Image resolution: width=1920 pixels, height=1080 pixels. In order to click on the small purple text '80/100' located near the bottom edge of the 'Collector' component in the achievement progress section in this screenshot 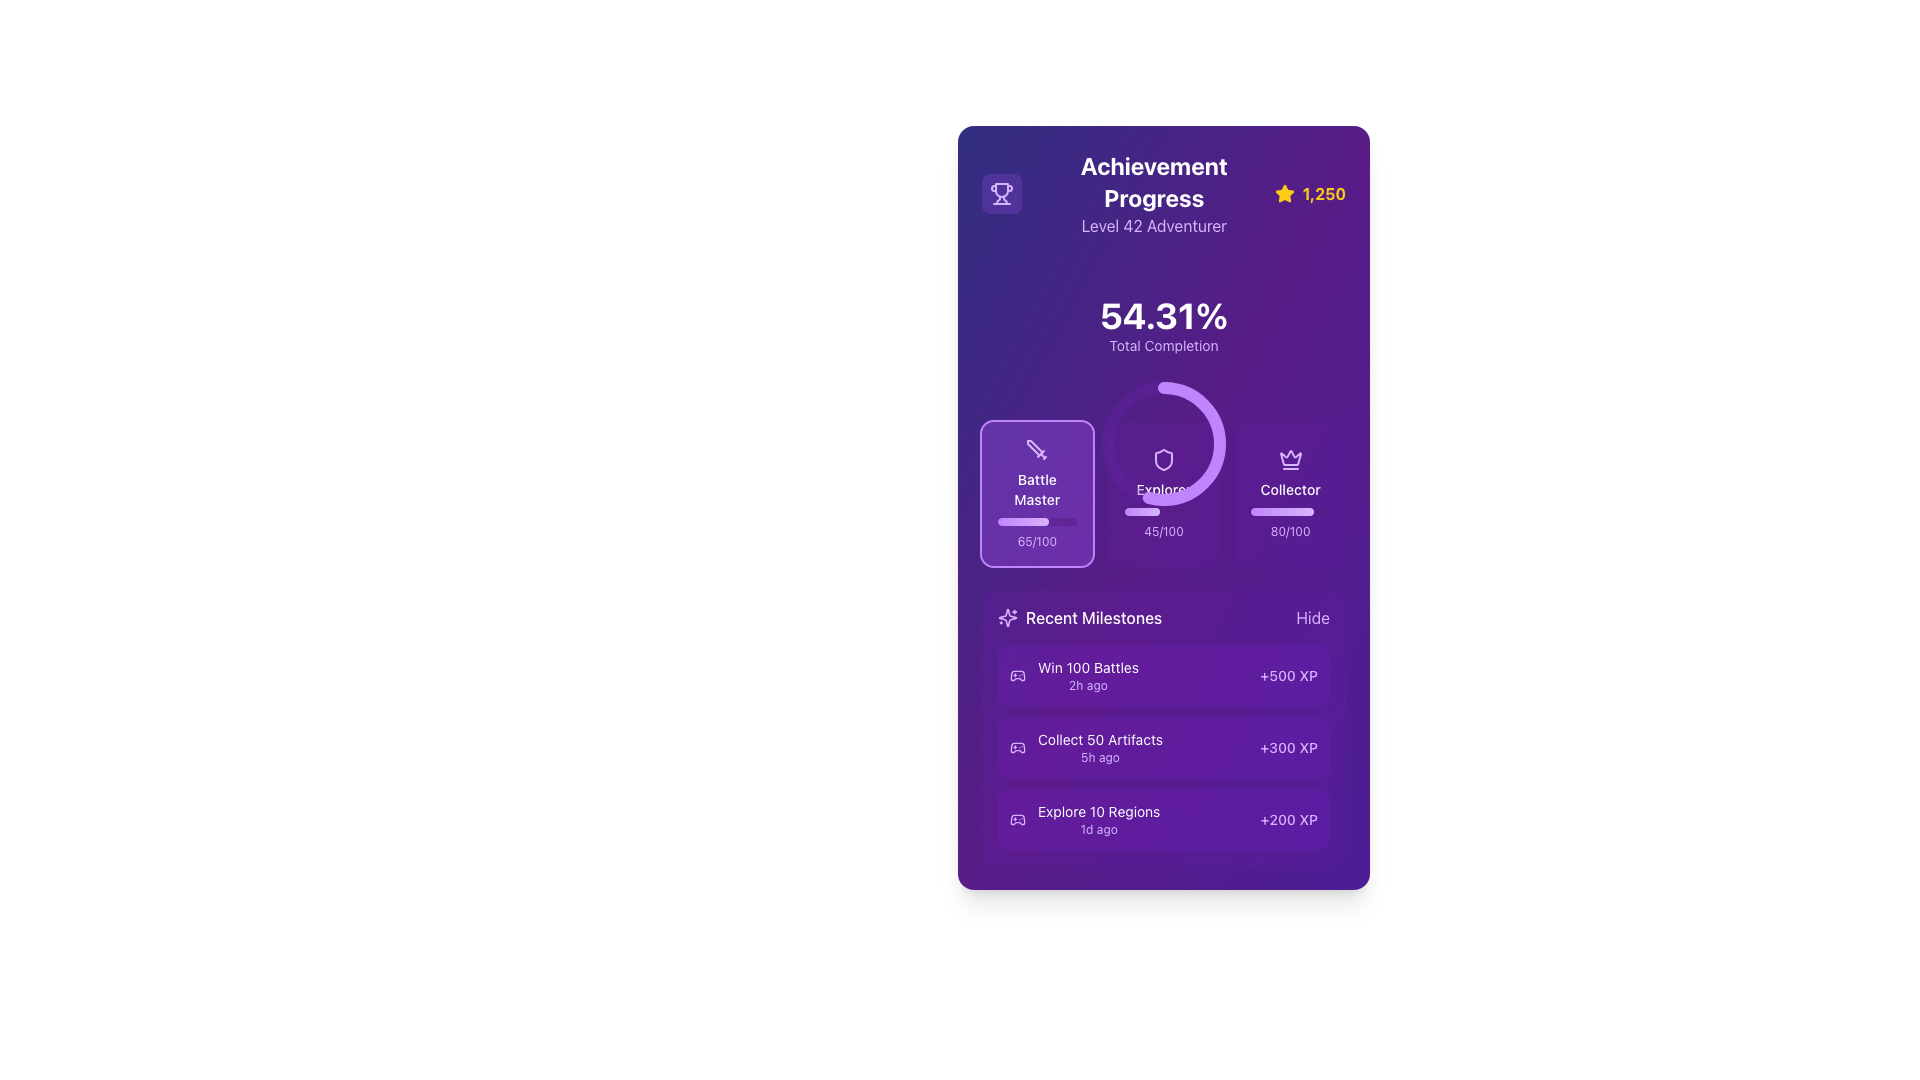, I will do `click(1290, 531)`.